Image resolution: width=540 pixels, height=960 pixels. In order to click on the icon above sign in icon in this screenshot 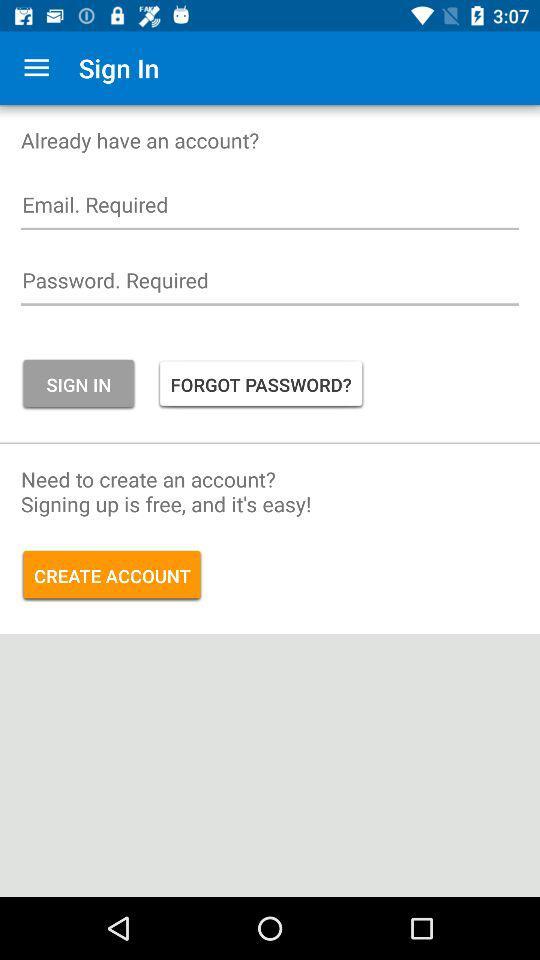, I will do `click(270, 284)`.